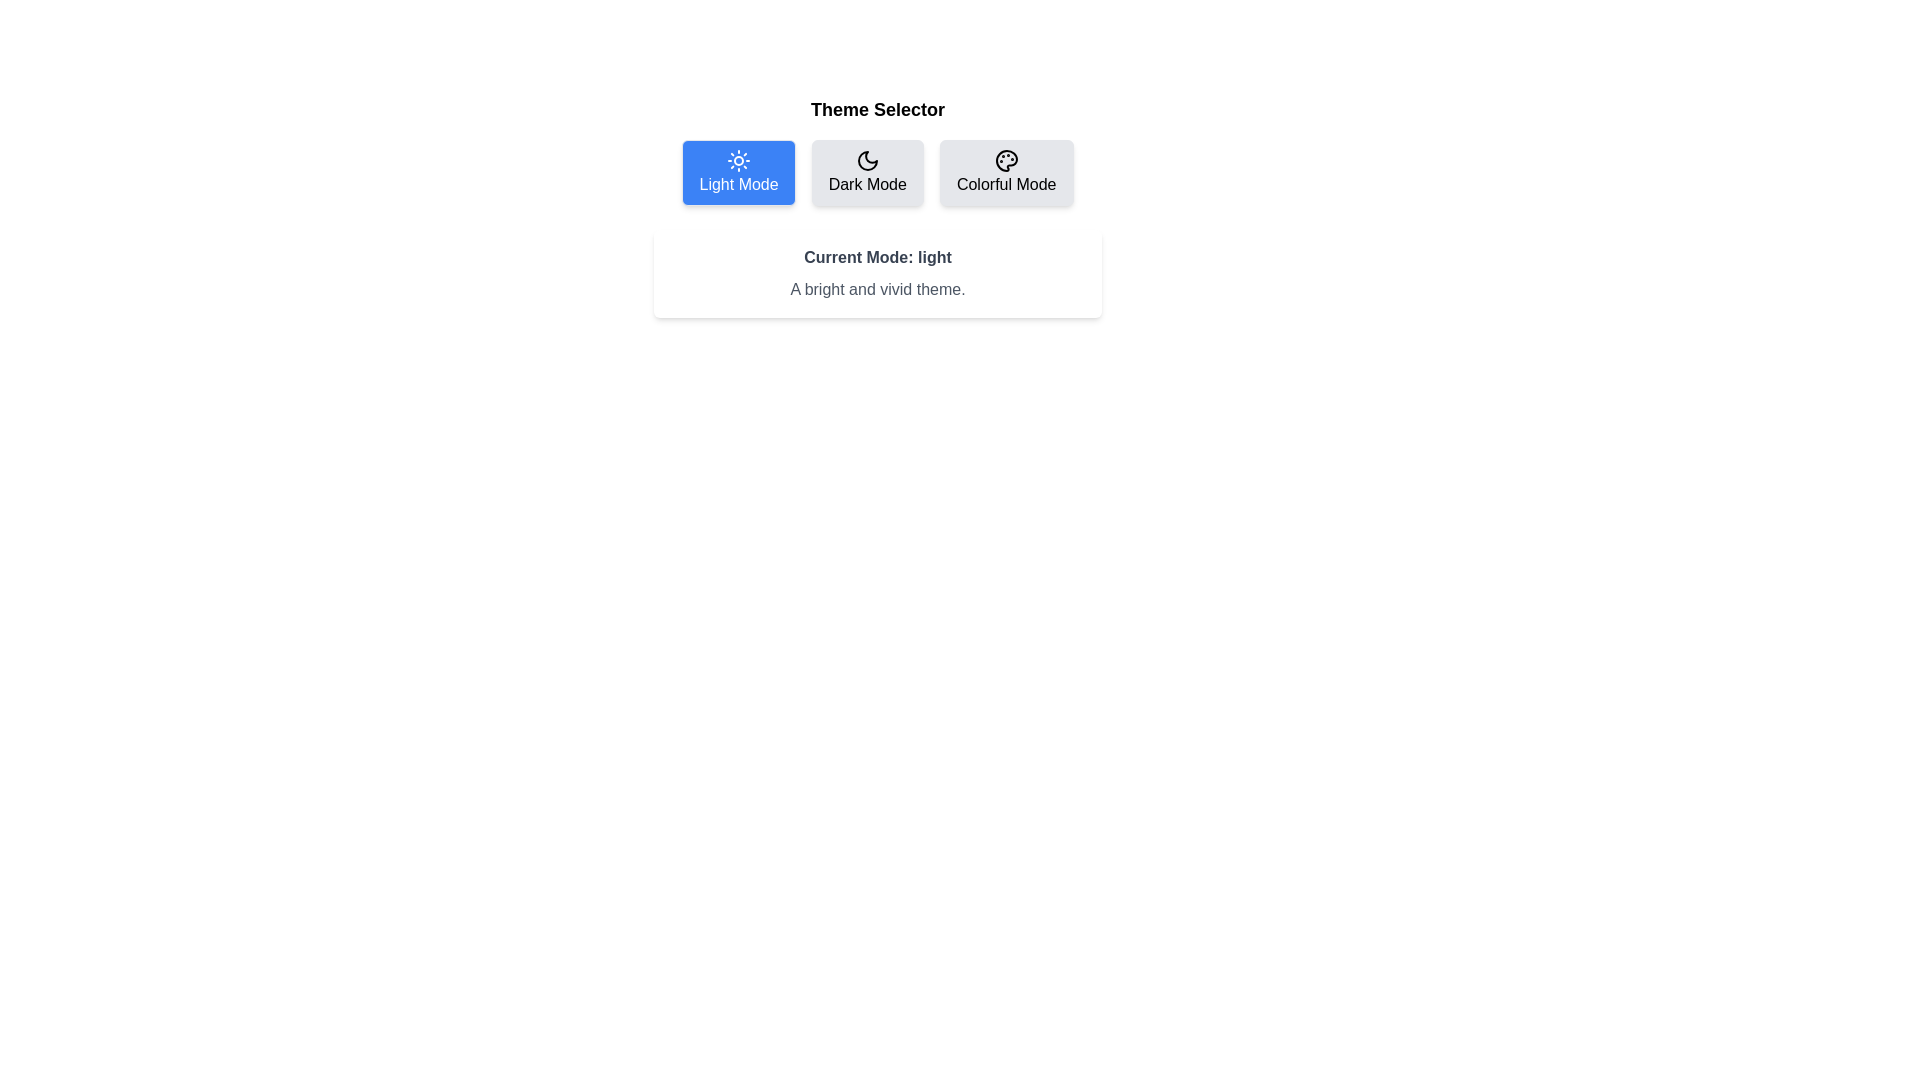 This screenshot has width=1920, height=1080. Describe the element at coordinates (878, 289) in the screenshot. I see `the Text Label that provides information about the current theme mode, located below the 'Current Mode: light' label` at that location.